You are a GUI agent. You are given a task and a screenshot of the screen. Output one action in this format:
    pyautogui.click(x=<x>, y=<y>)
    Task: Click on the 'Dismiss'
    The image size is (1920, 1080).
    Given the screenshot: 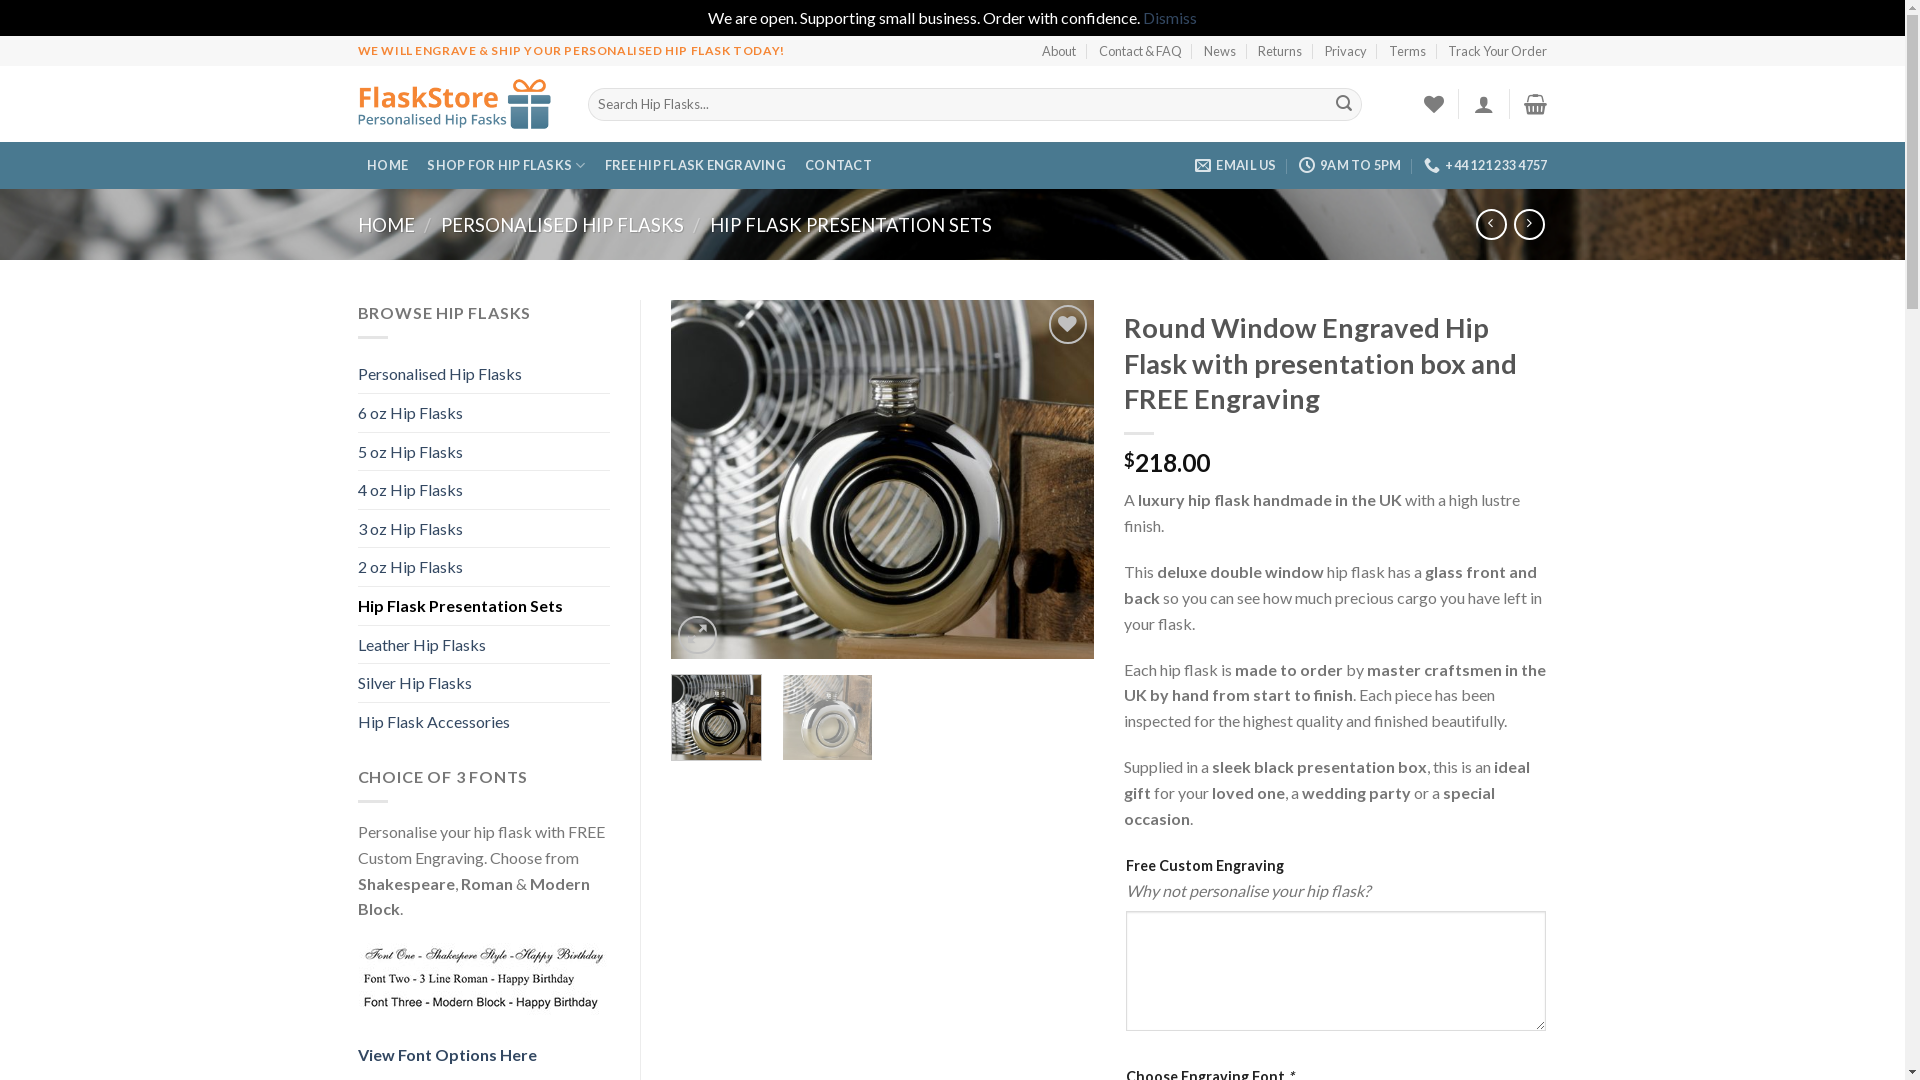 What is the action you would take?
    pyautogui.click(x=1170, y=17)
    